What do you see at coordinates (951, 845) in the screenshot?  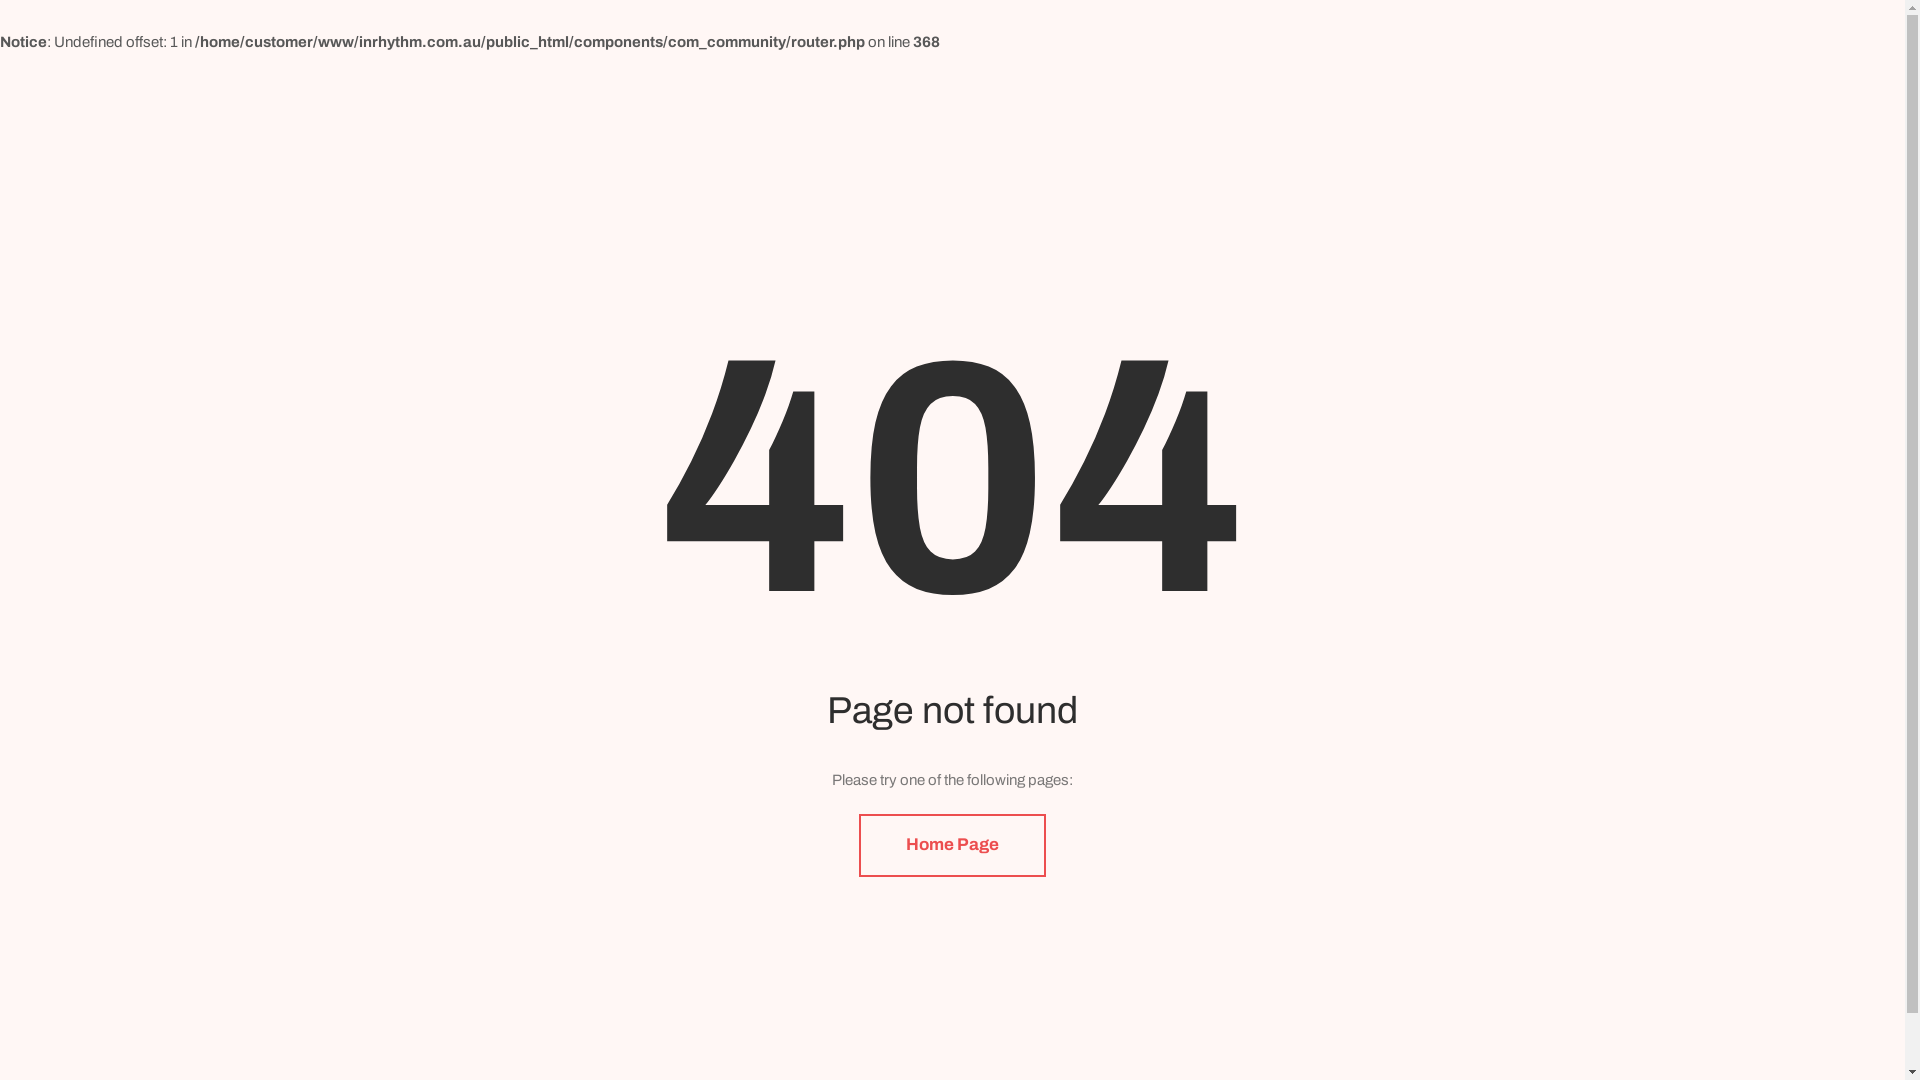 I see `'Home Page'` at bounding box center [951, 845].